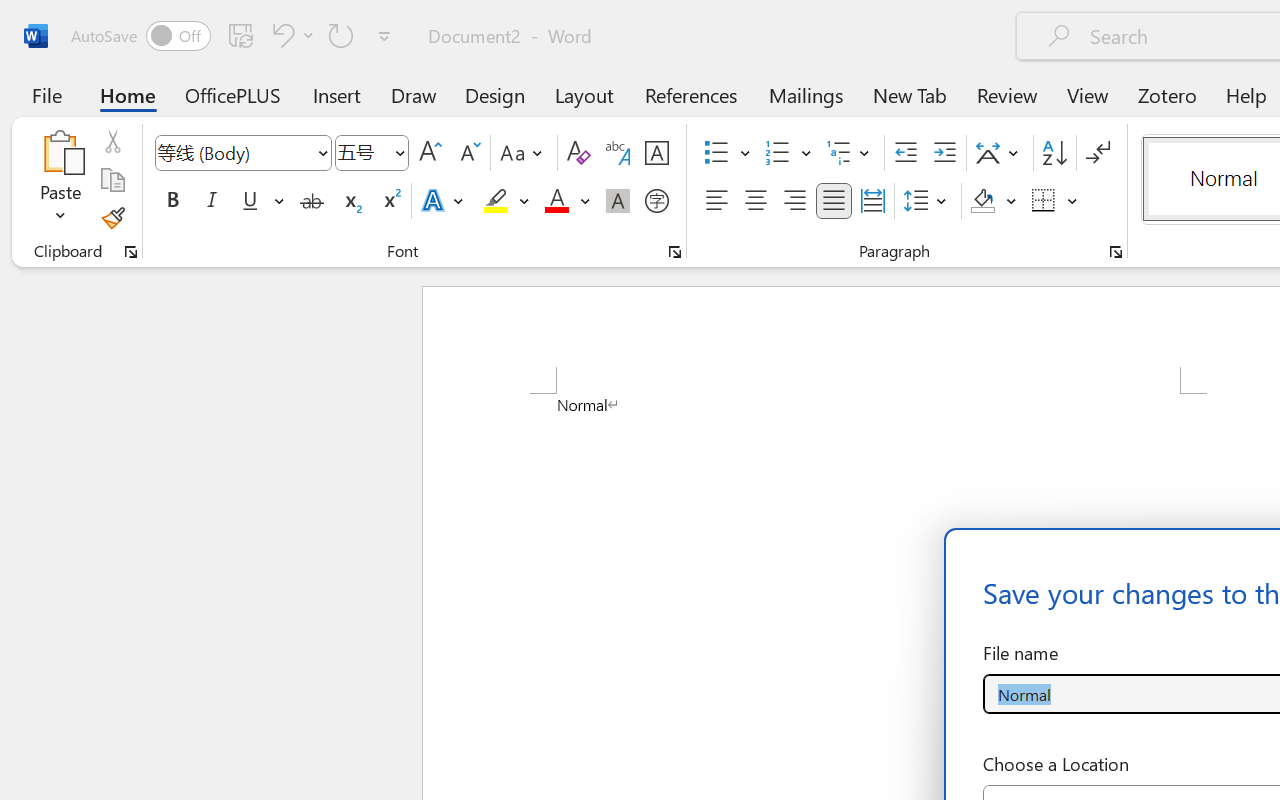 Image resolution: width=1280 pixels, height=800 pixels. I want to click on 'Asian Layout', so click(1000, 153).